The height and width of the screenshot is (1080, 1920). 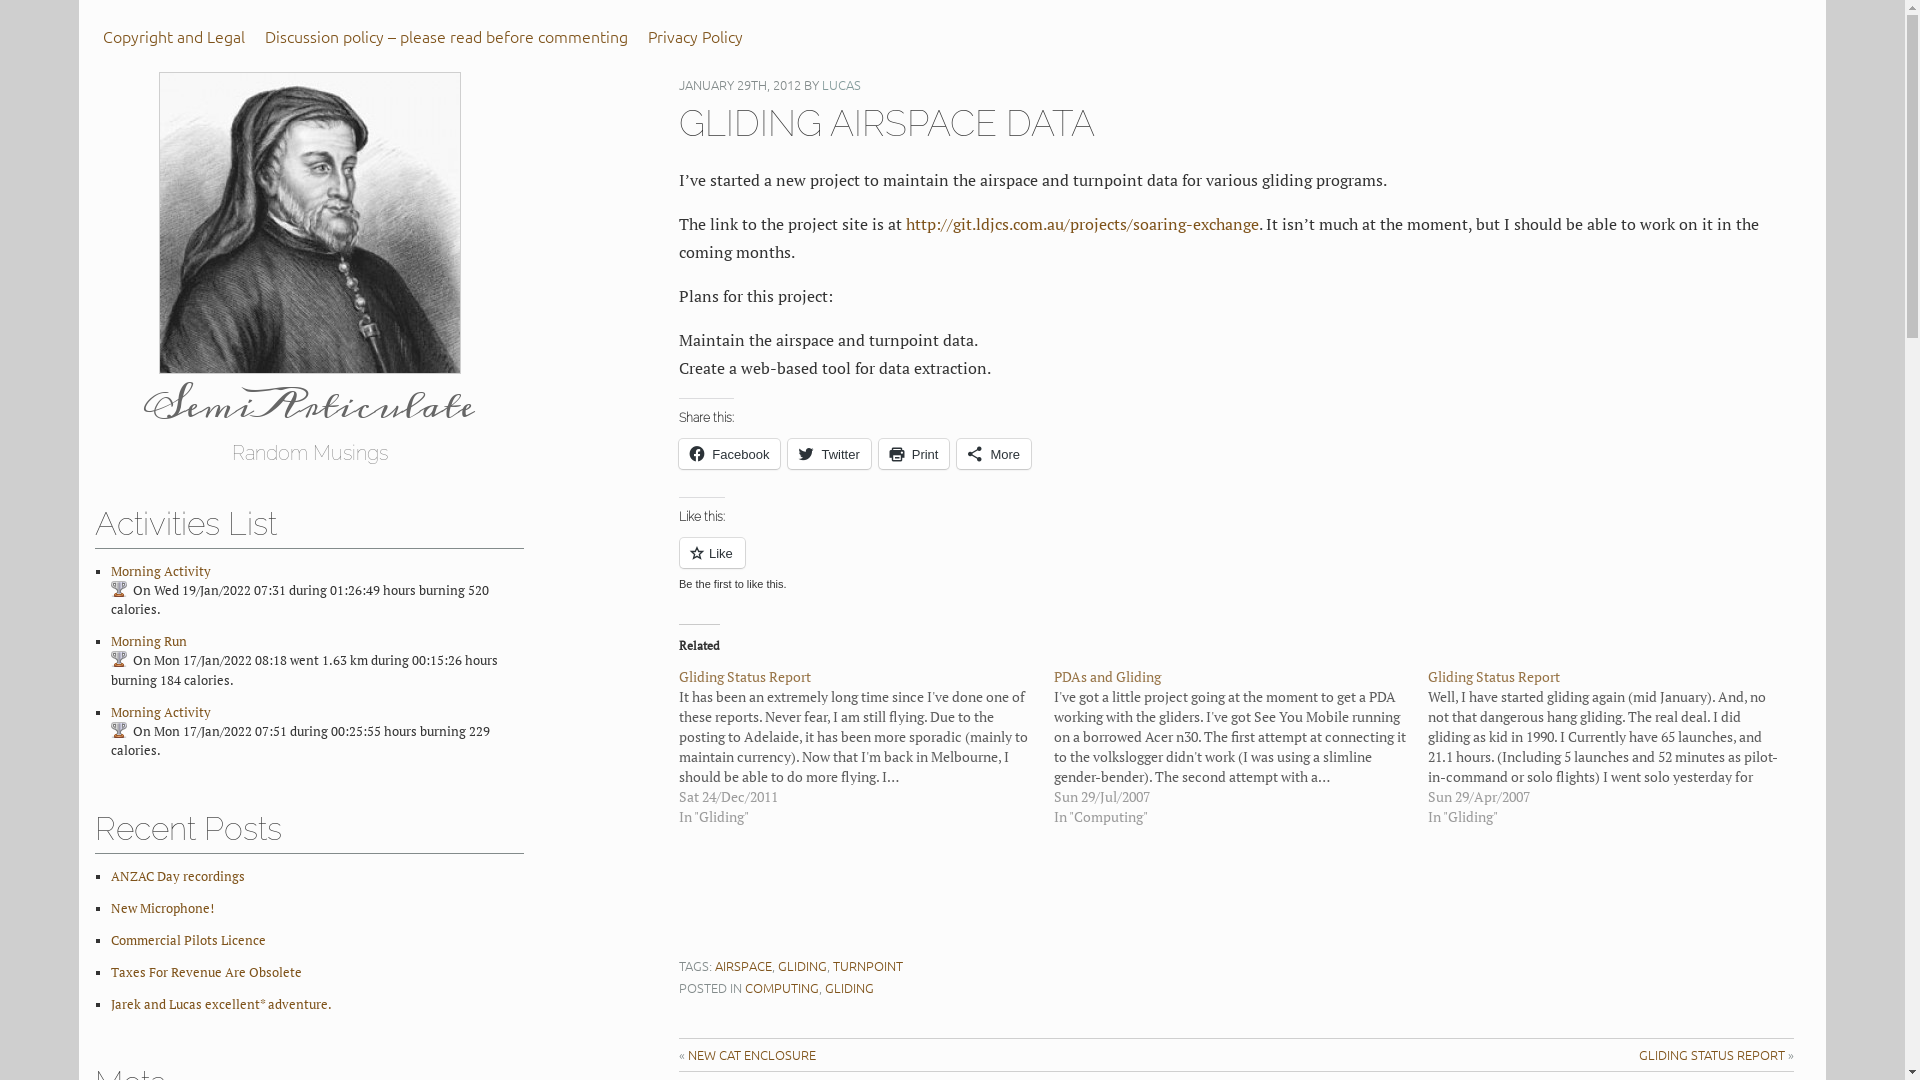 I want to click on 'GLIDING', so click(x=849, y=986).